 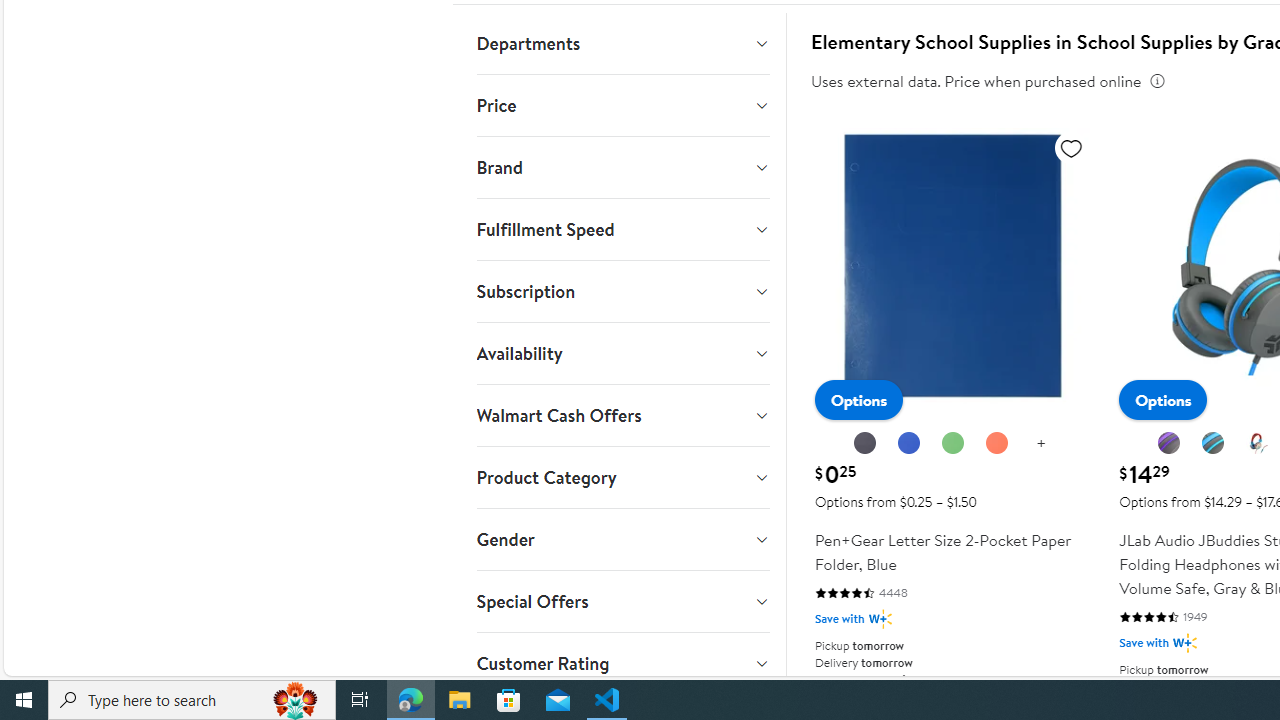 What do you see at coordinates (621, 43) in the screenshot?
I see `'Departments'` at bounding box center [621, 43].